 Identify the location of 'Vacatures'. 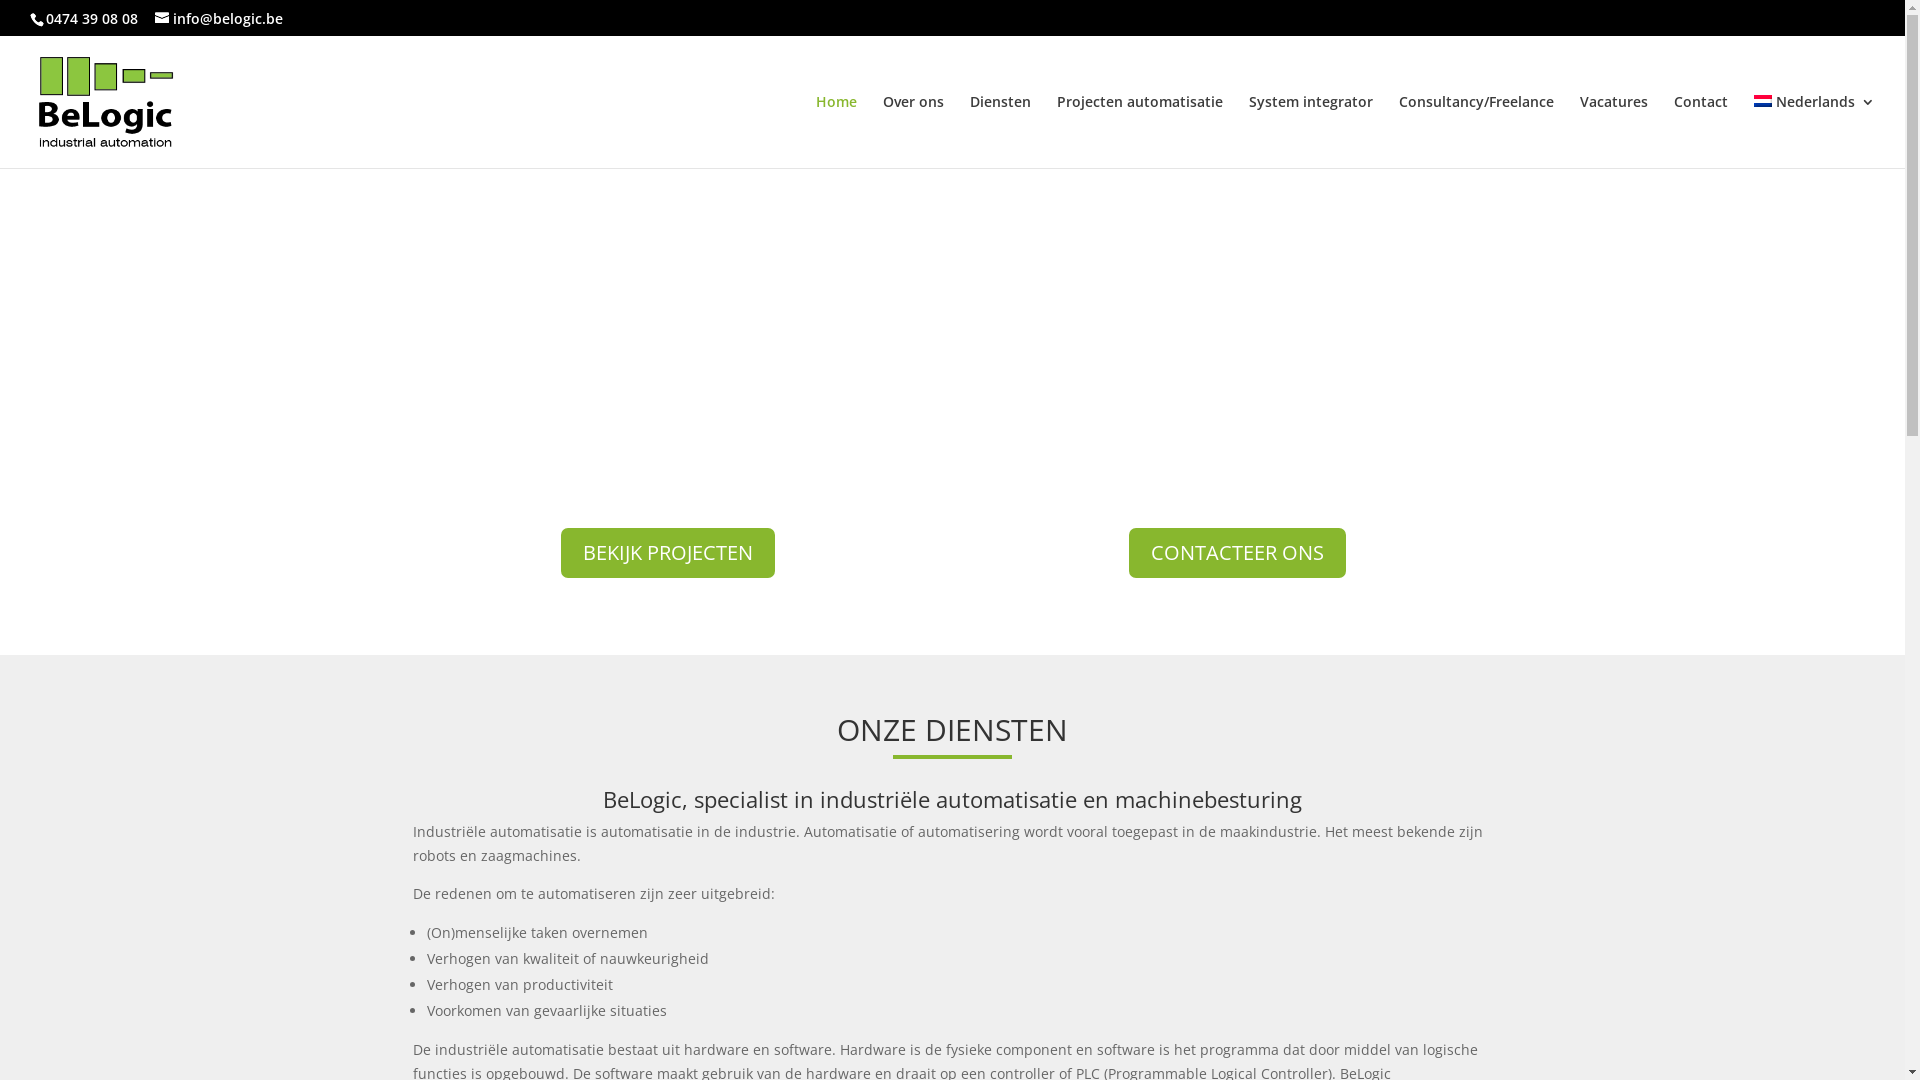
(1613, 131).